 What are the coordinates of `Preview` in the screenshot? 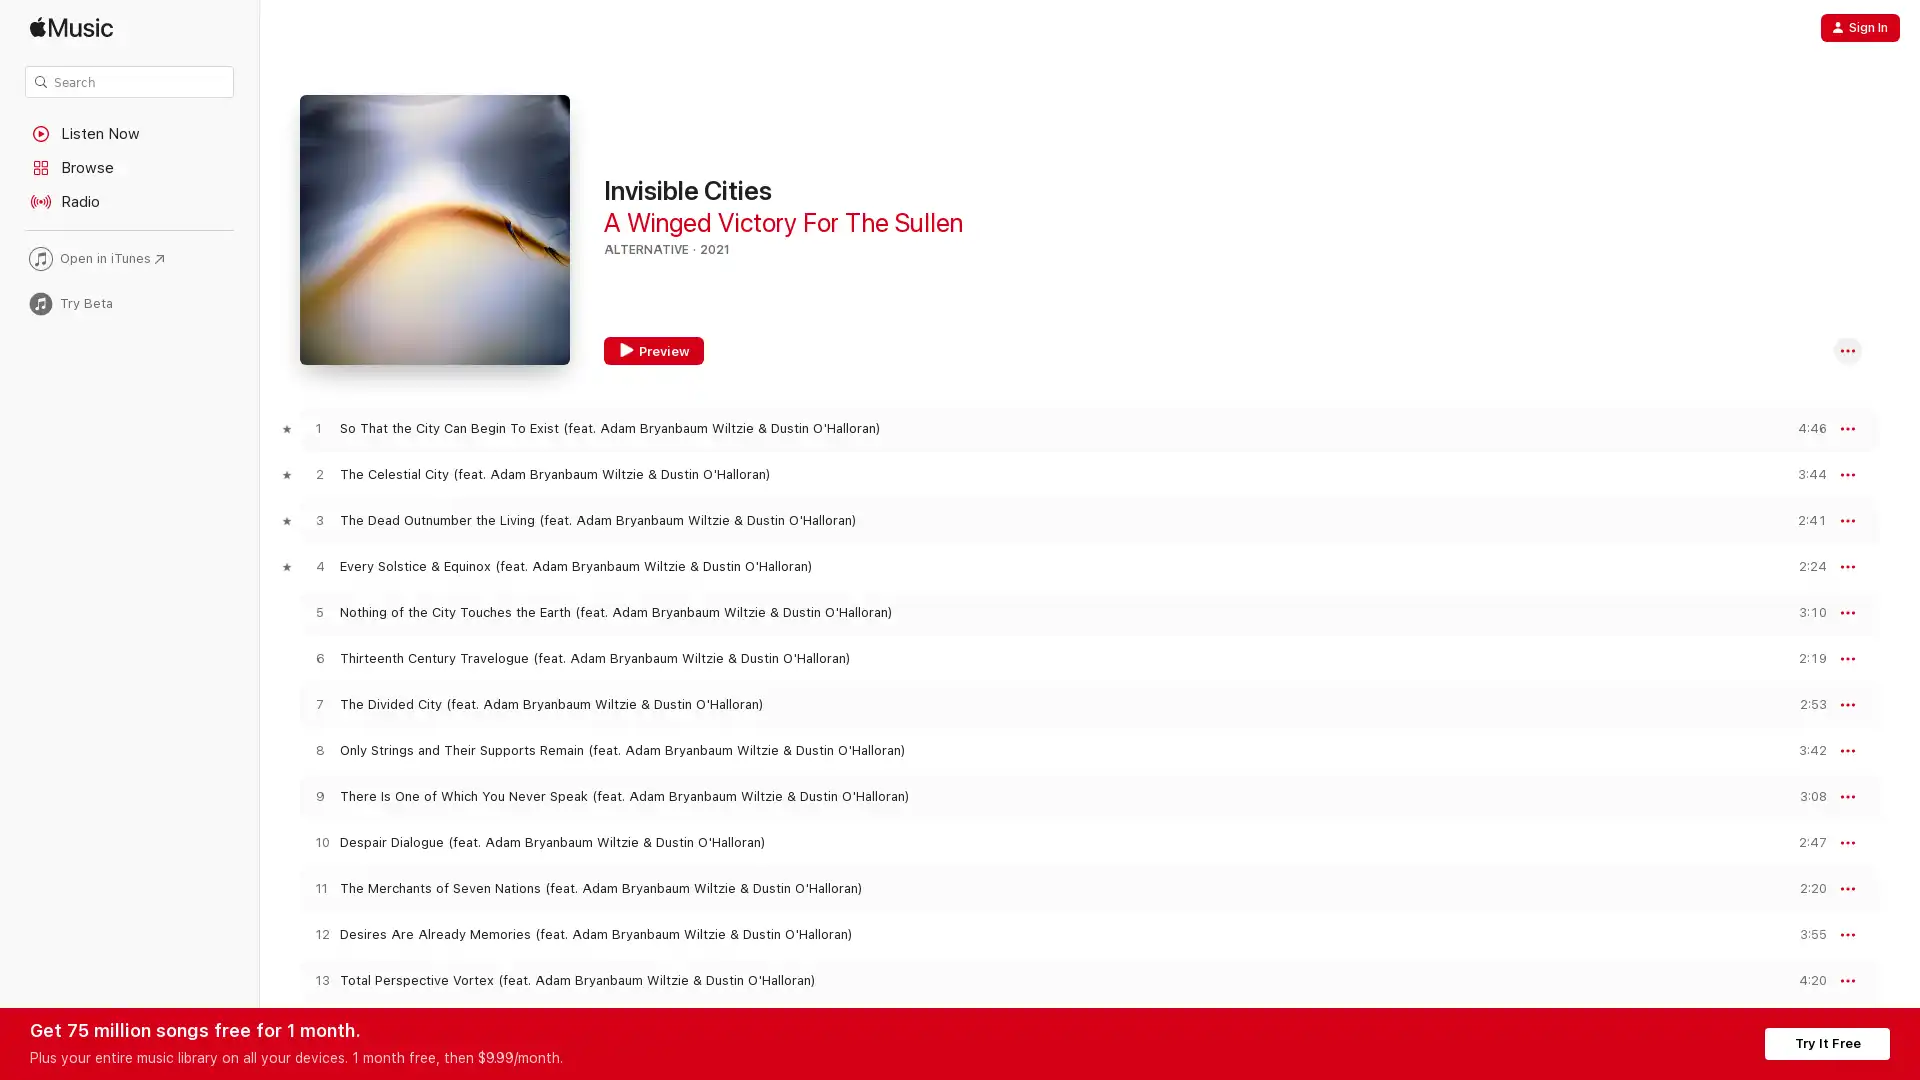 It's located at (1804, 519).